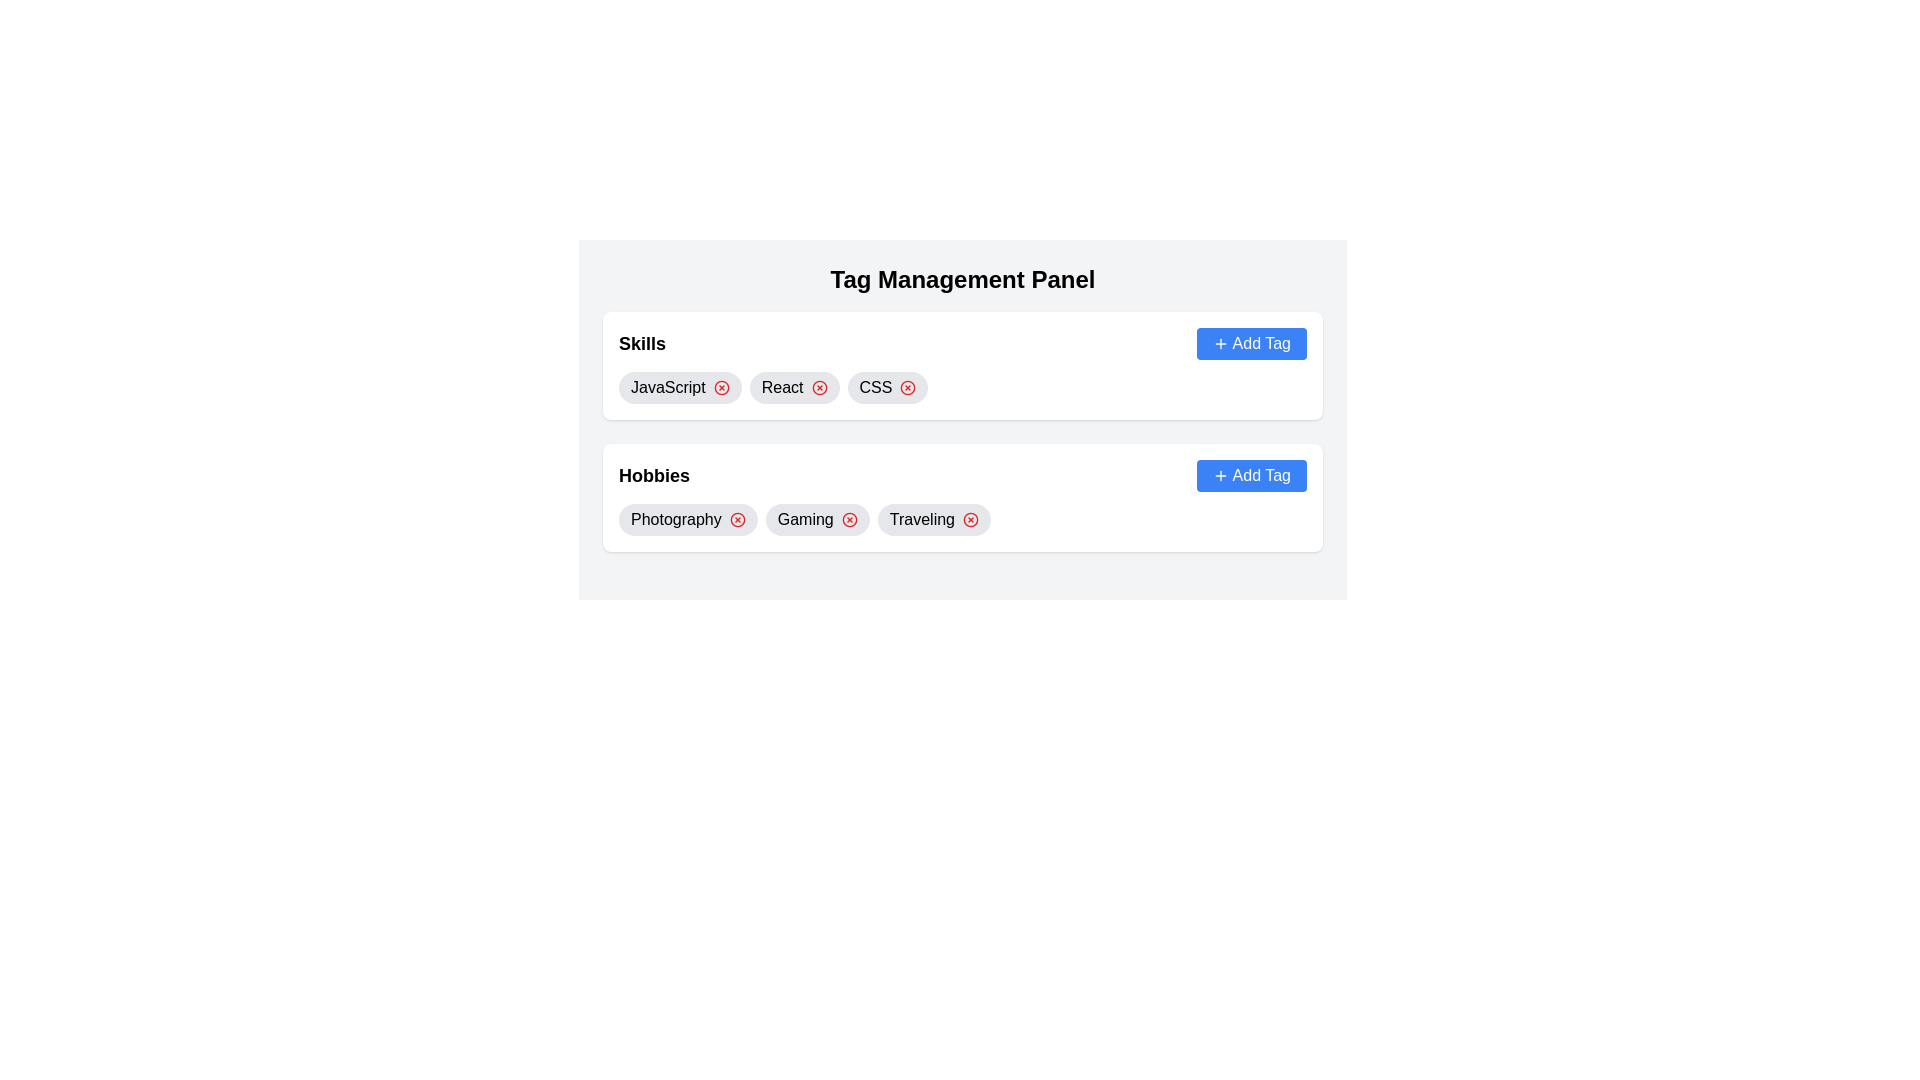 The height and width of the screenshot is (1080, 1920). I want to click on the small plus icon within the 'Add Tag' button located in the 'Hobbies' category, so click(1219, 475).